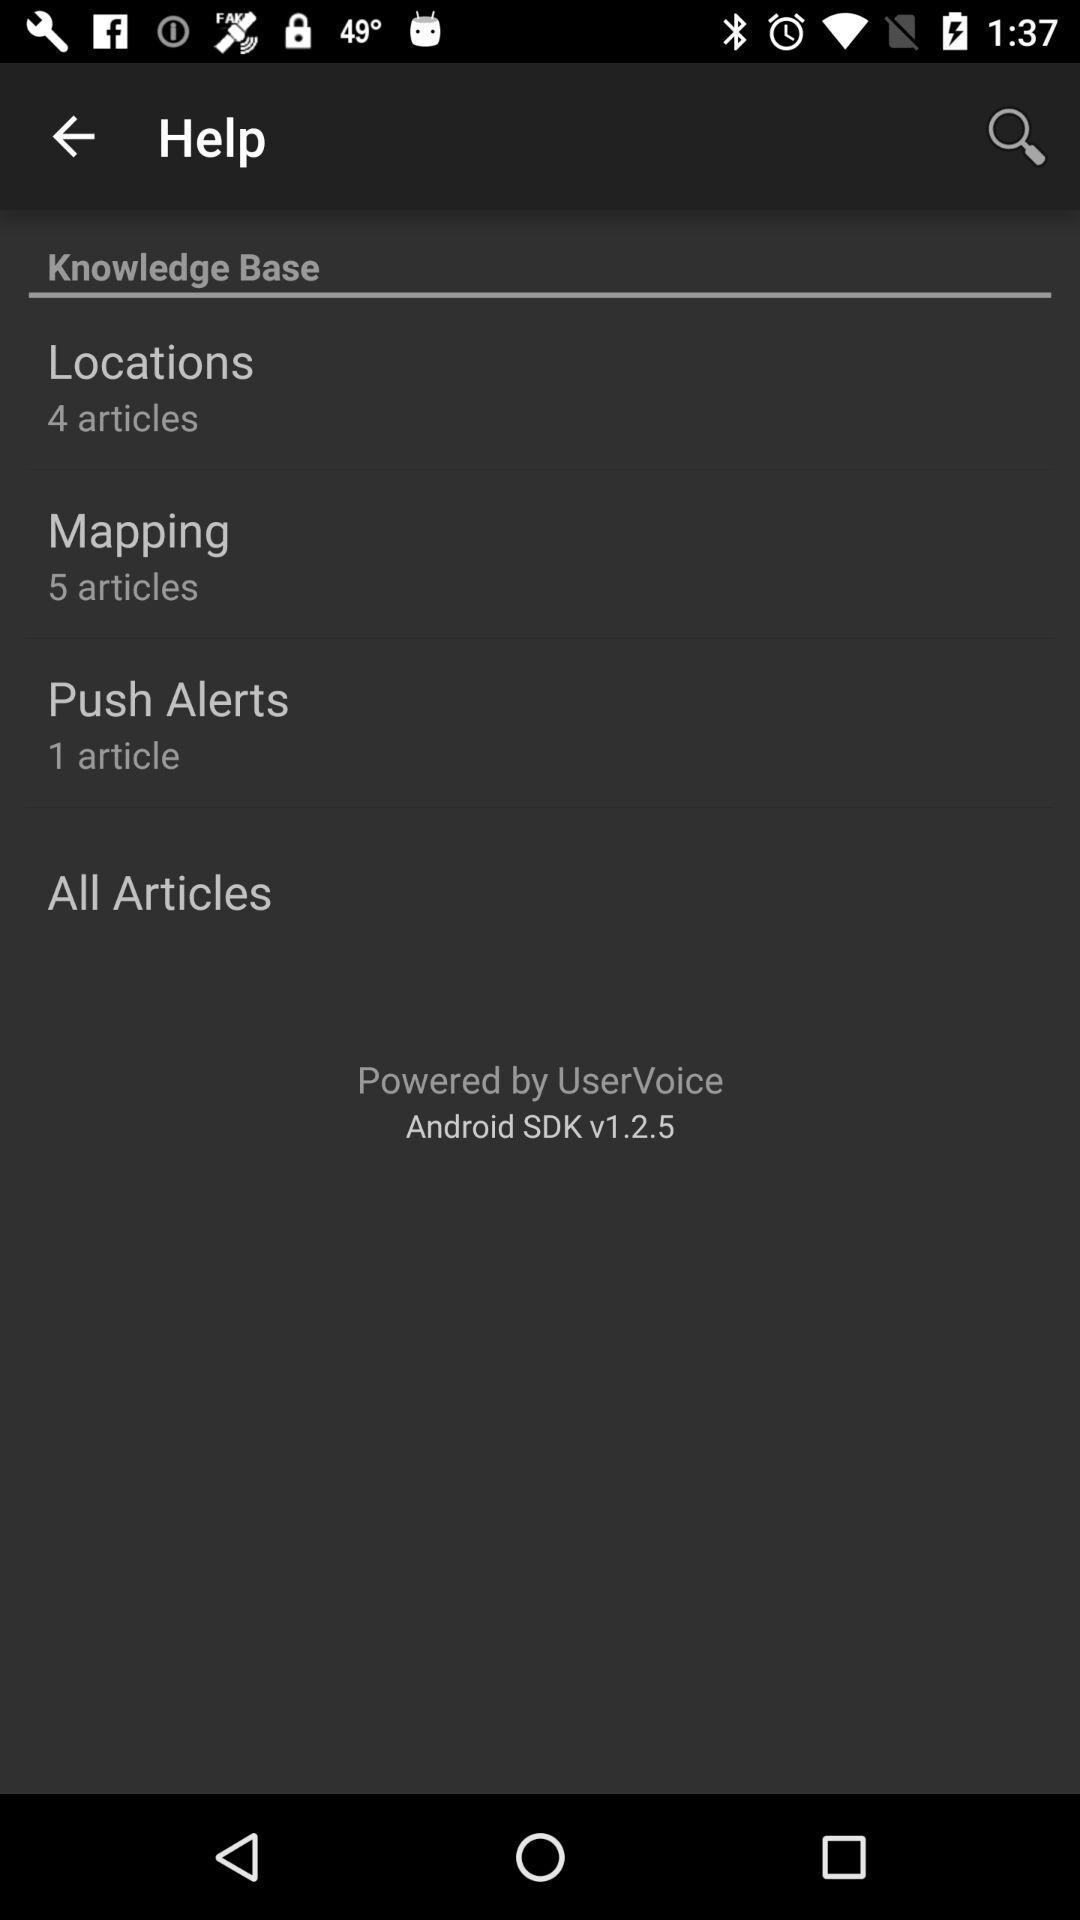  What do you see at coordinates (158, 890) in the screenshot?
I see `the all articles icon` at bounding box center [158, 890].